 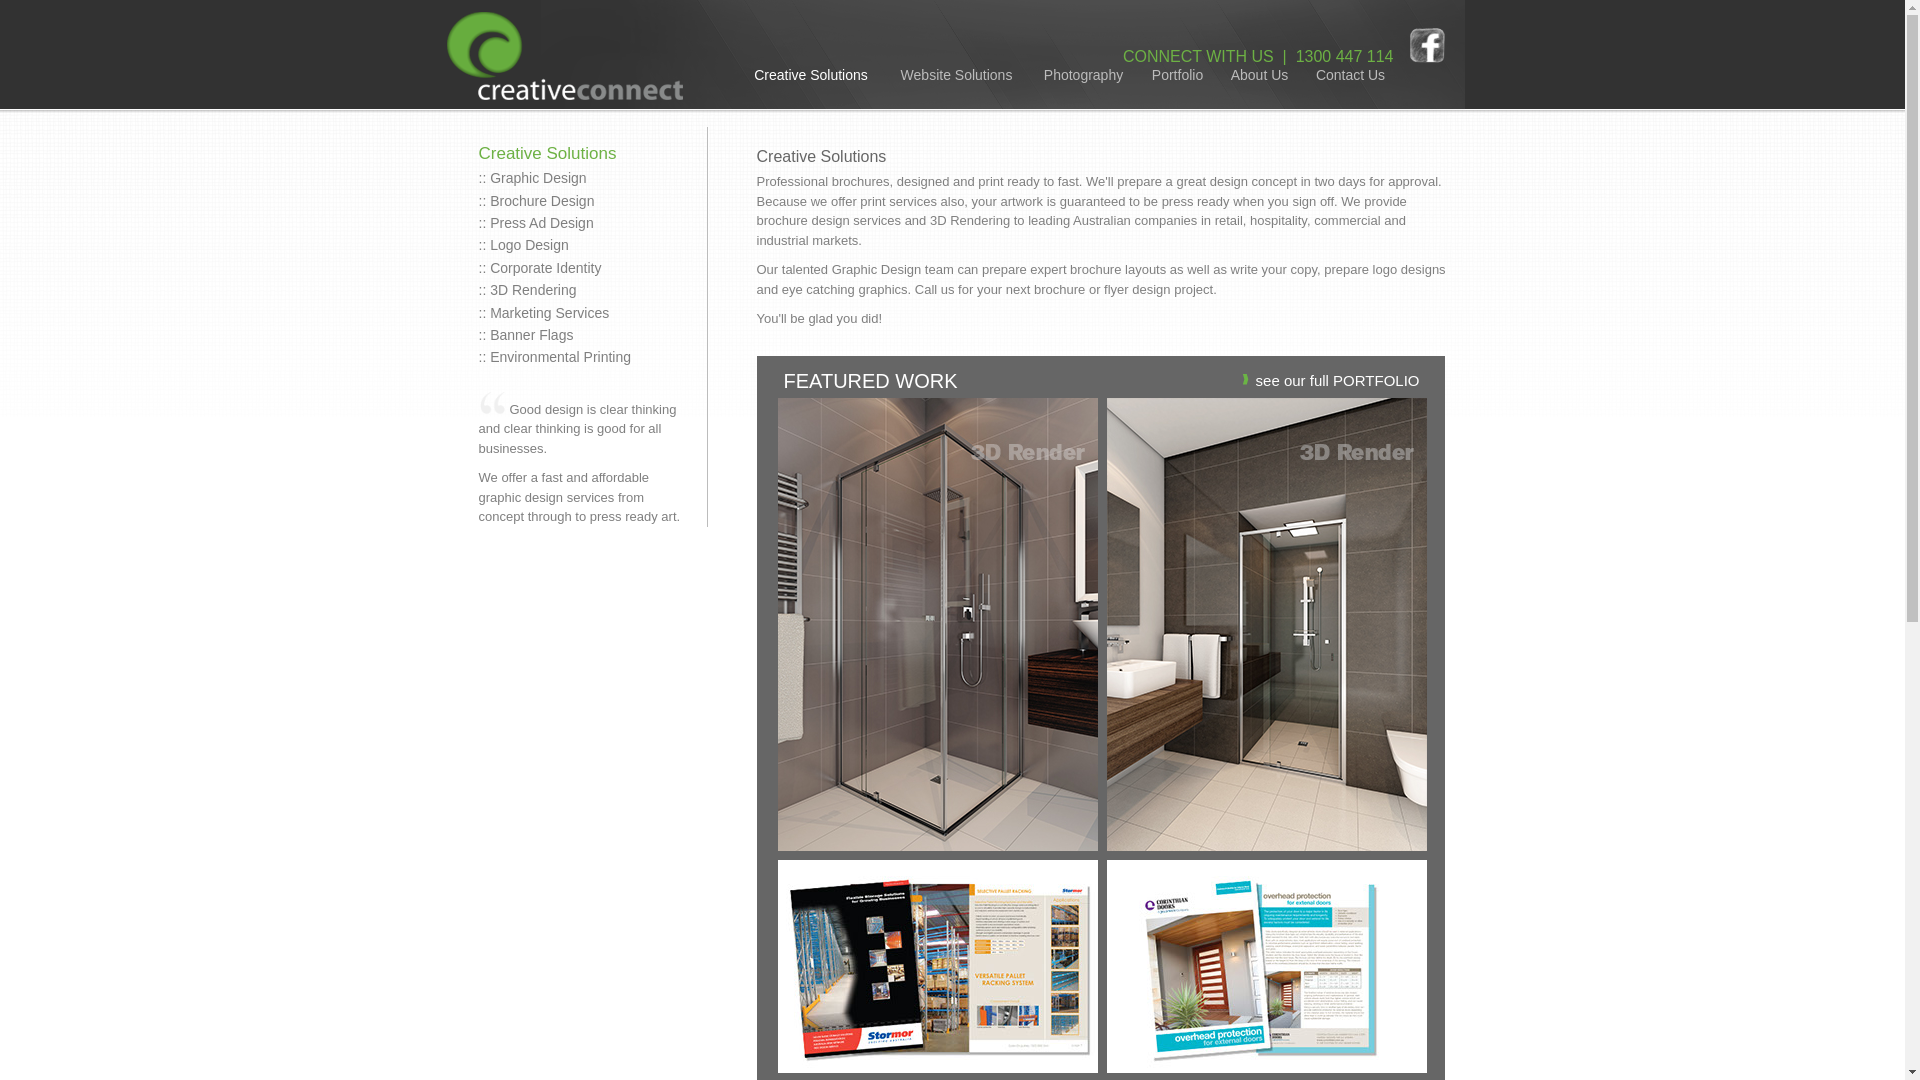 What do you see at coordinates (523, 244) in the screenshot?
I see `':: Logo Design'` at bounding box center [523, 244].